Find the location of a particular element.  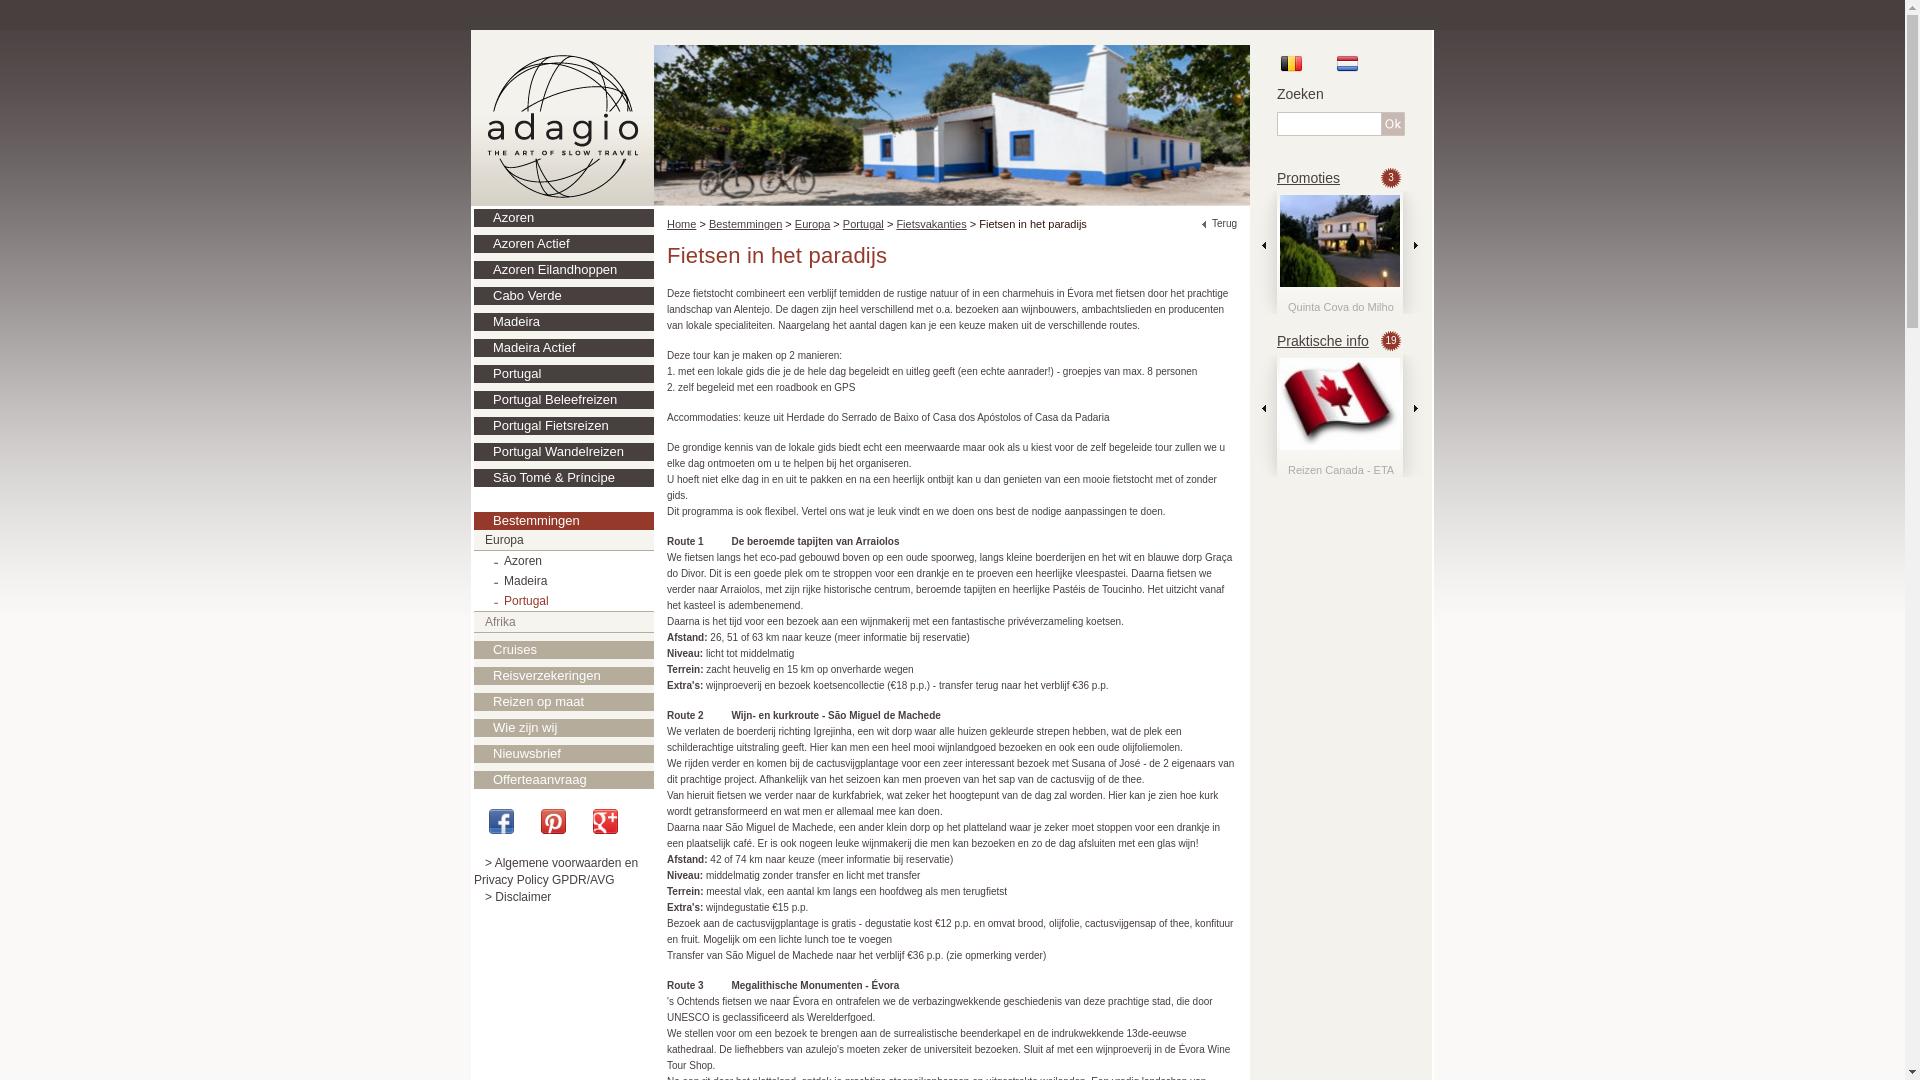

'Cabo Verde' is located at coordinates (473, 296).